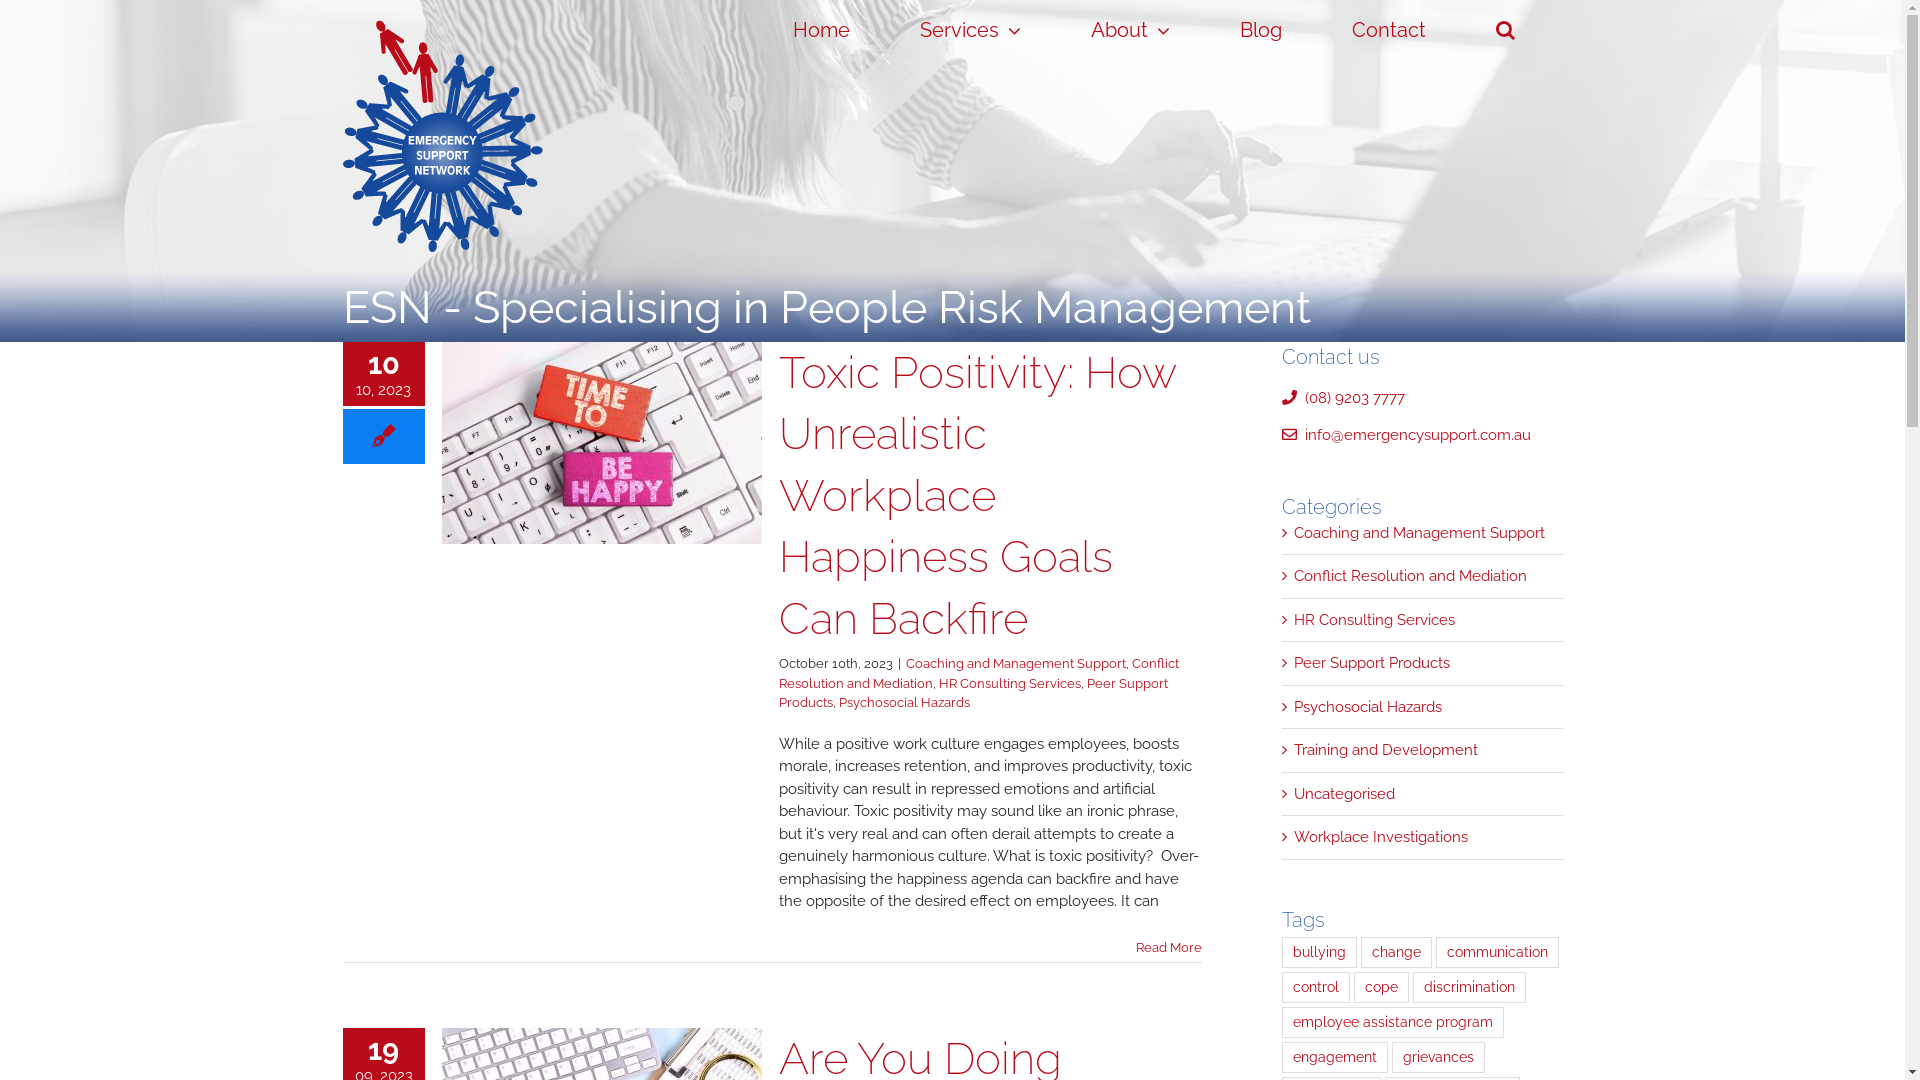 The image size is (1920, 1080). What do you see at coordinates (1469, 986) in the screenshot?
I see `'discrimination'` at bounding box center [1469, 986].